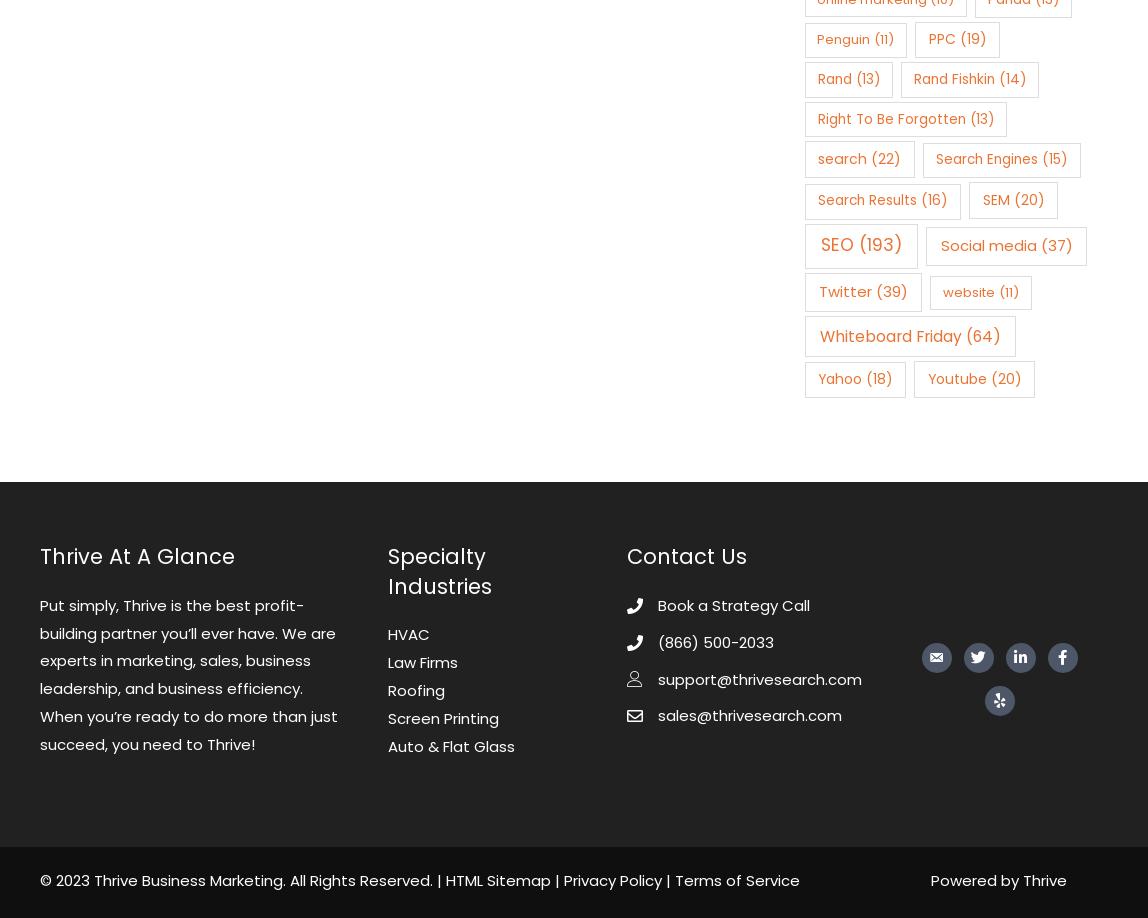  Describe the element at coordinates (734, 603) in the screenshot. I see `'Book a Strategy Call'` at that location.